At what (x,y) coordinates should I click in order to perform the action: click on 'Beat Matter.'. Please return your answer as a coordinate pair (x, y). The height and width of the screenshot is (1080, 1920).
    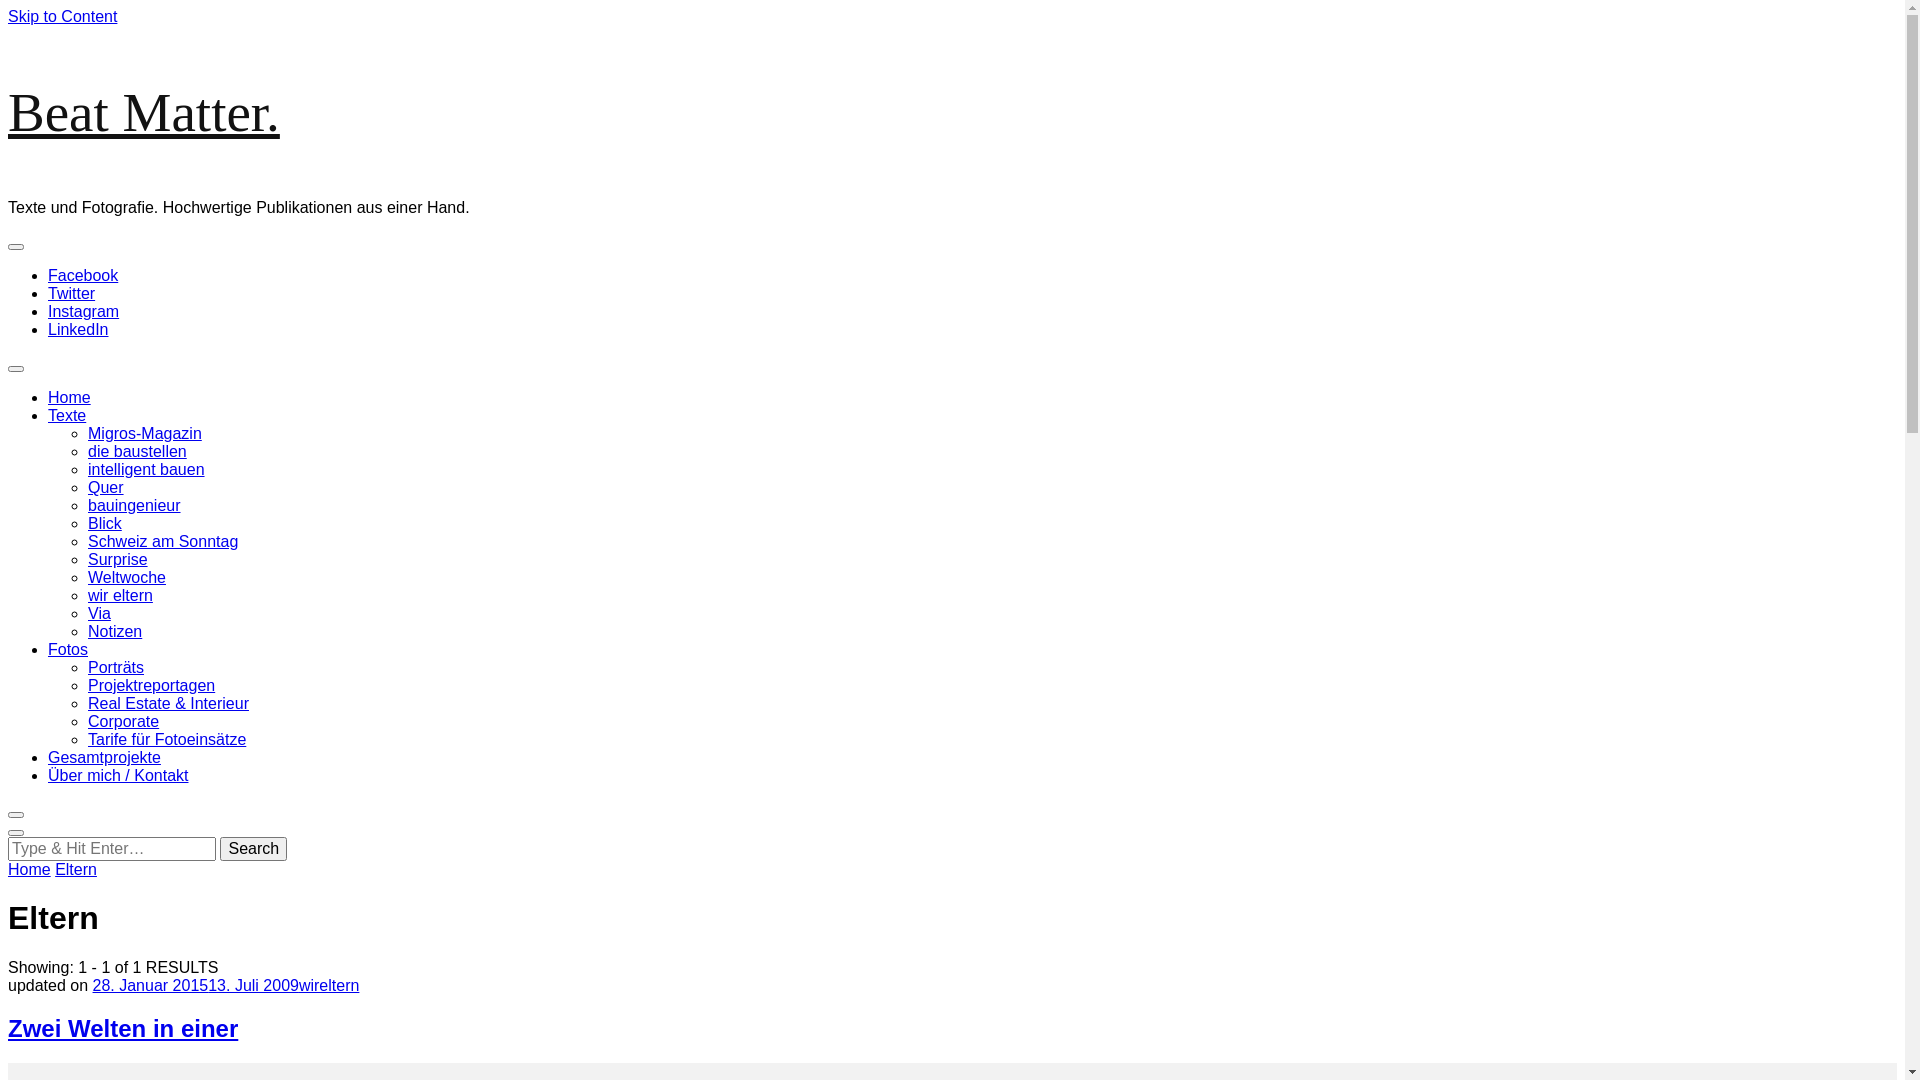
    Looking at the image, I should click on (143, 112).